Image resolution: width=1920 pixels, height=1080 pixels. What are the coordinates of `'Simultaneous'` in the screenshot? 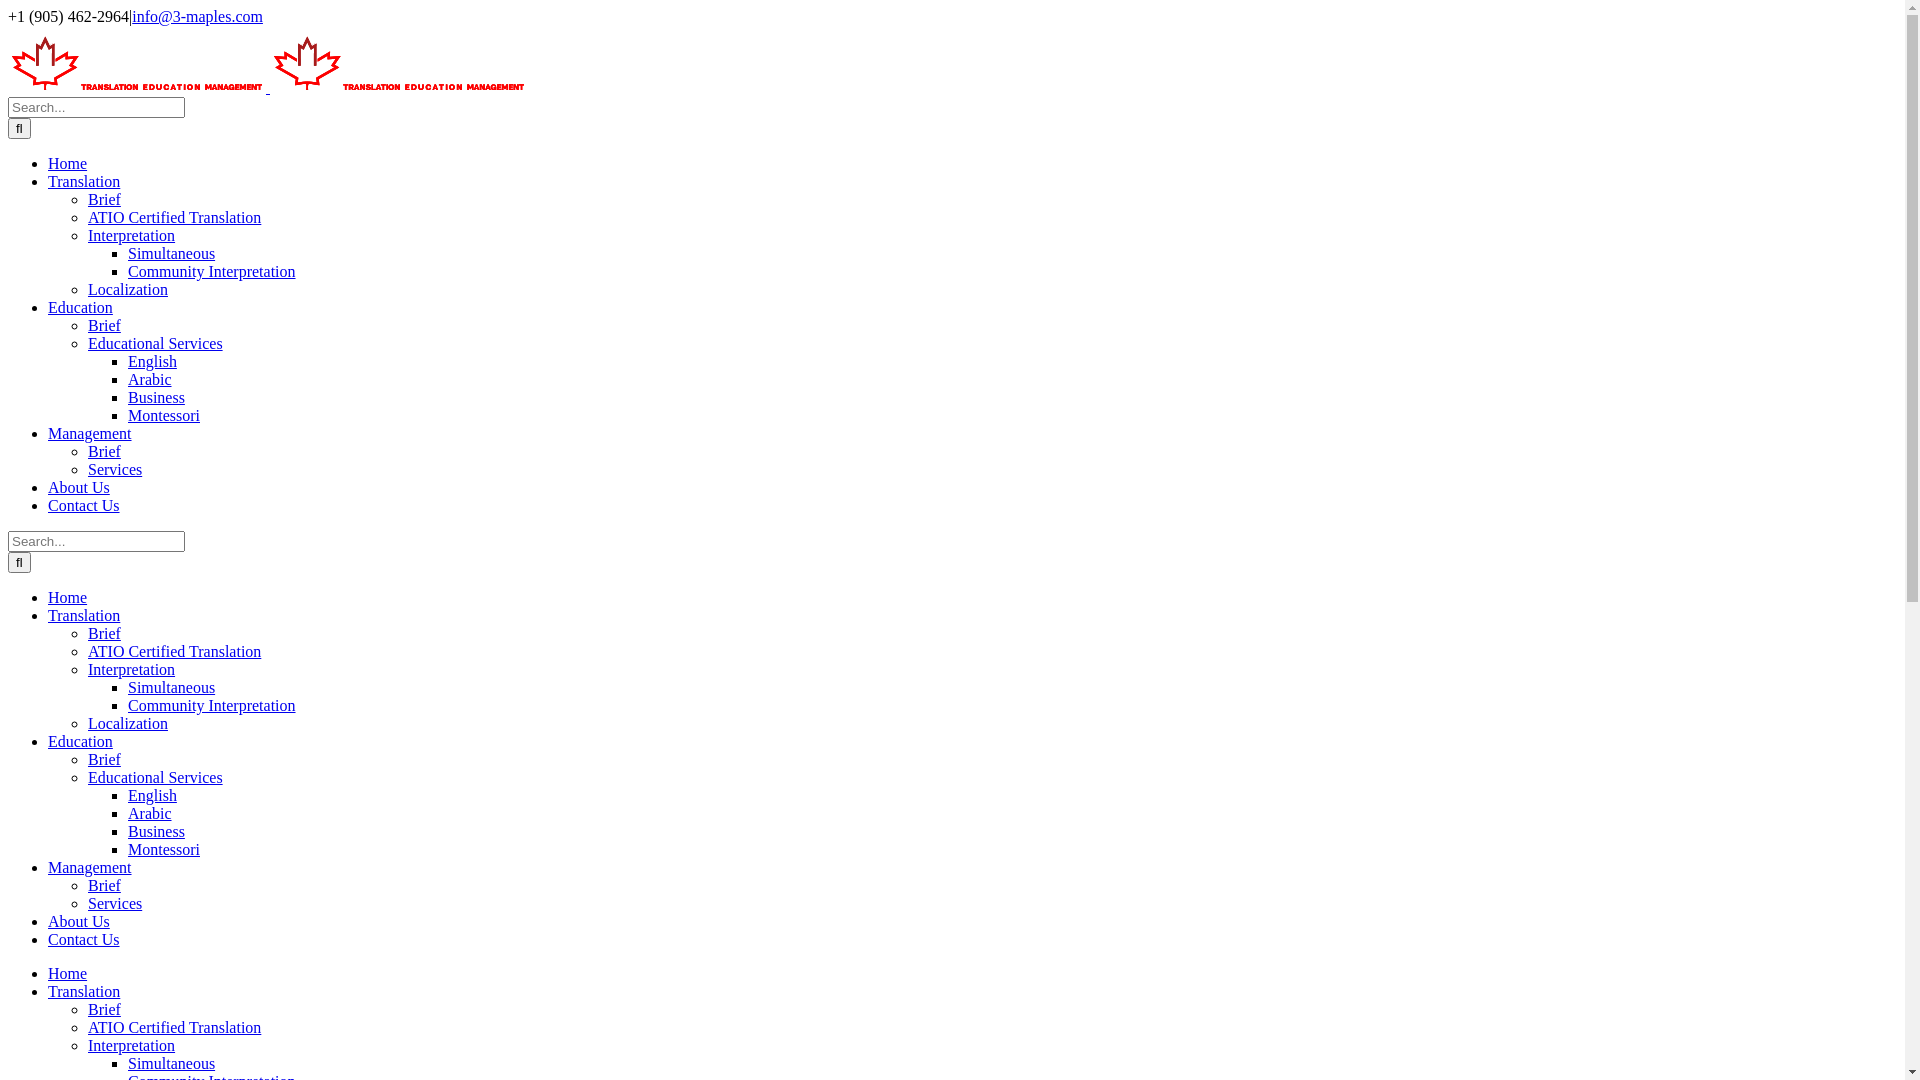 It's located at (171, 252).